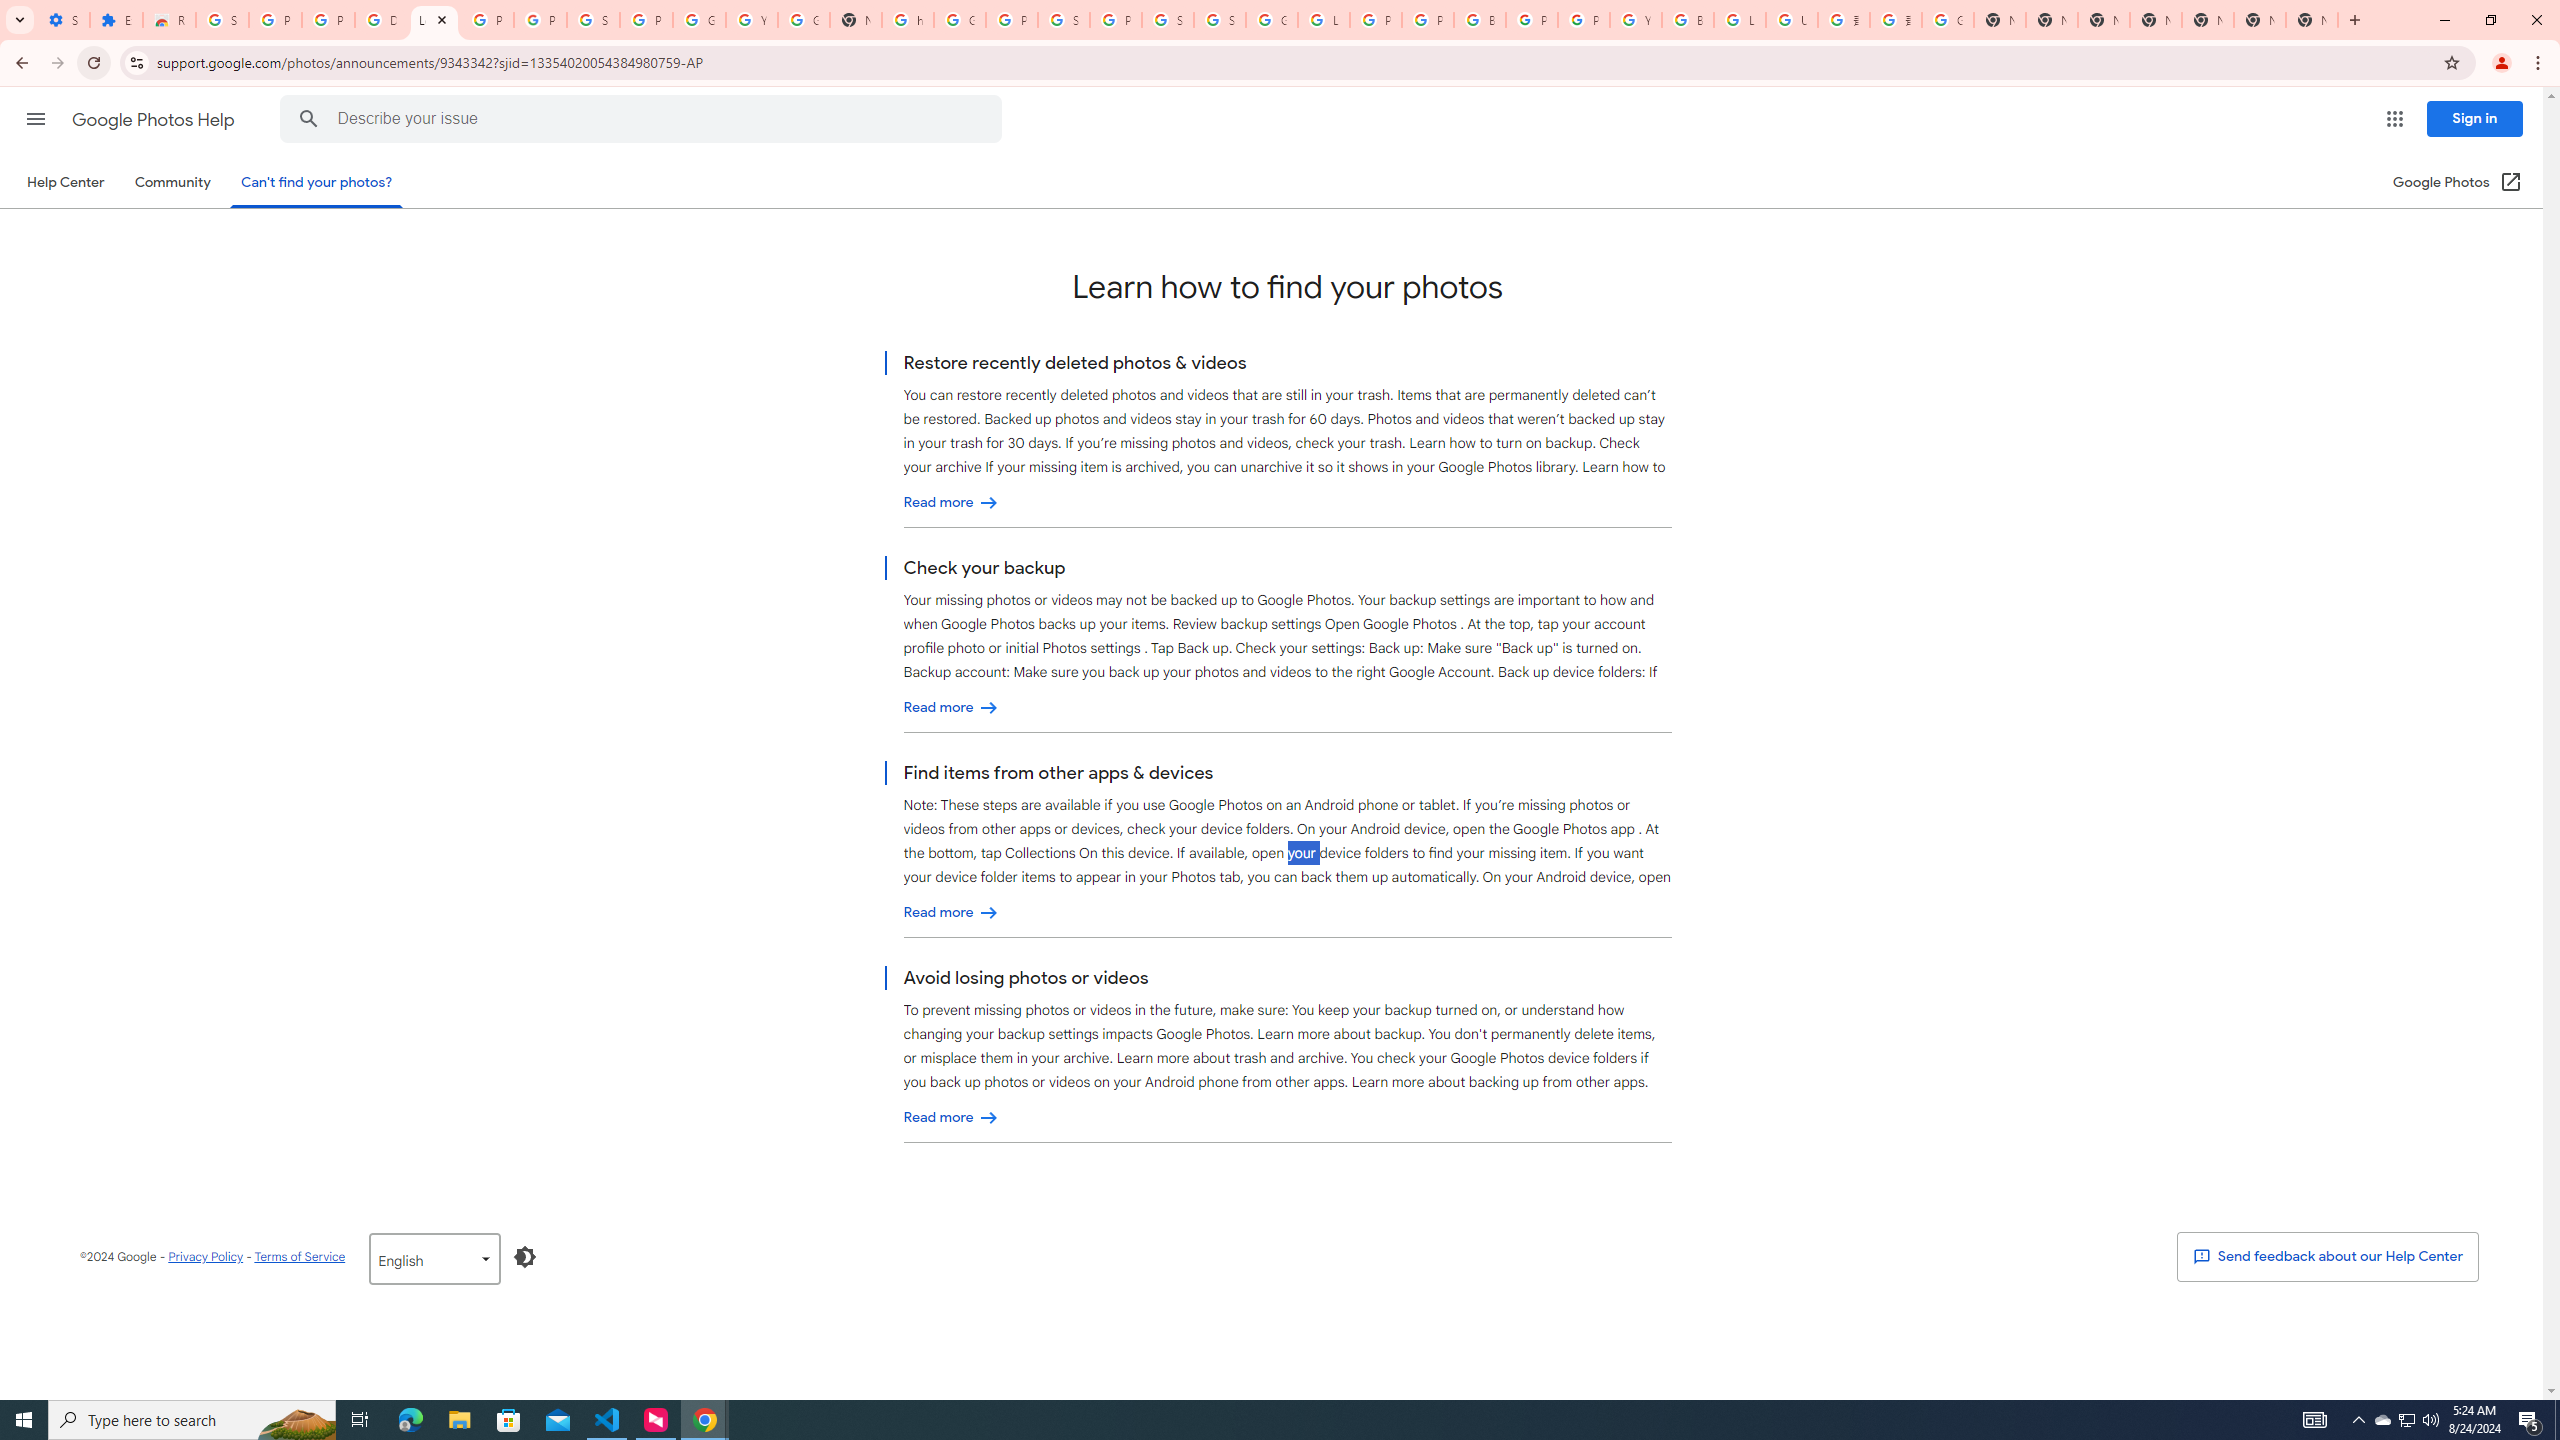 This screenshot has width=2560, height=1440. Describe the element at coordinates (380, 19) in the screenshot. I see `'Delete photos & videos - Computer - Google Photos Help'` at that location.